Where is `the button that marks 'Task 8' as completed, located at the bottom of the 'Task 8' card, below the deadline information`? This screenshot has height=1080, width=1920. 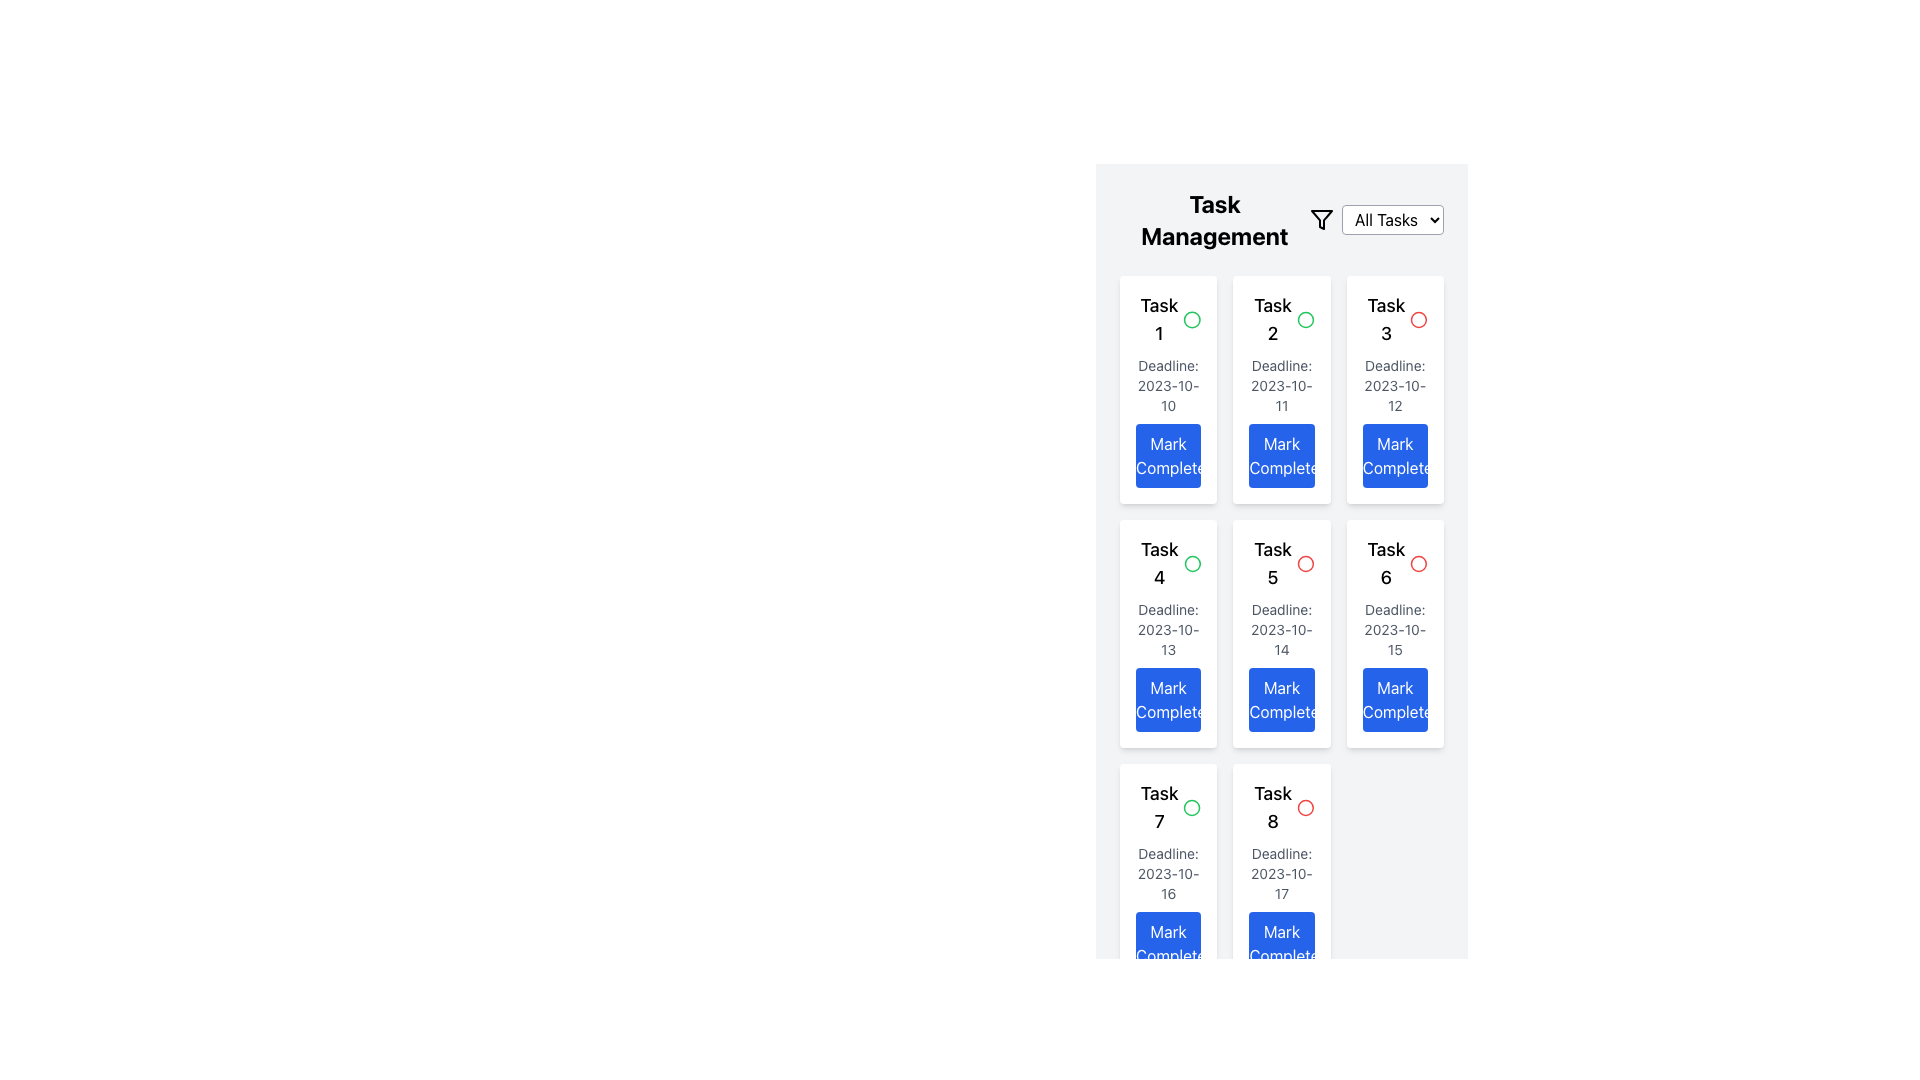
the button that marks 'Task 8' as completed, located at the bottom of the 'Task 8' card, below the deadline information is located at coordinates (1281, 944).